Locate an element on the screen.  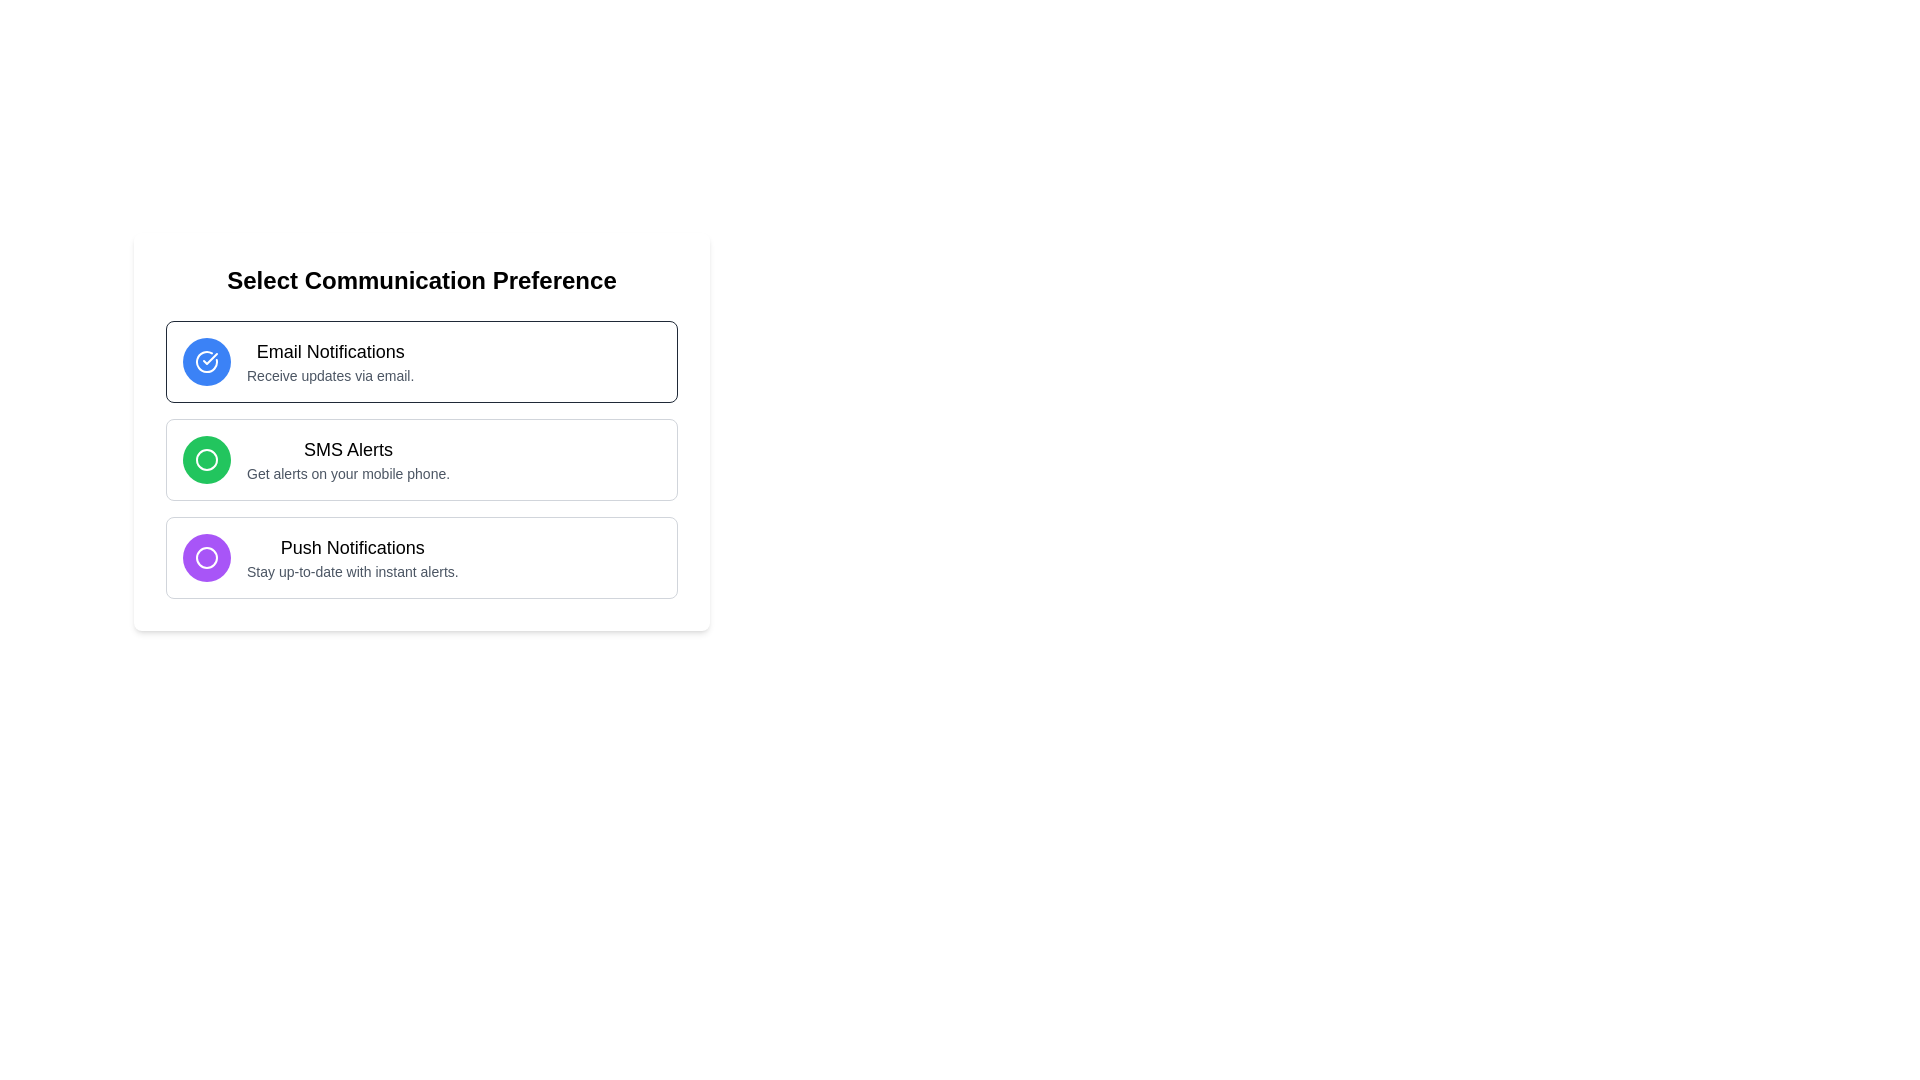
the informational element titled 'Push Notifications' which includes a bold title and a descriptive subtitle, positioned as the third item in a vertical list of options is located at coordinates (352, 558).